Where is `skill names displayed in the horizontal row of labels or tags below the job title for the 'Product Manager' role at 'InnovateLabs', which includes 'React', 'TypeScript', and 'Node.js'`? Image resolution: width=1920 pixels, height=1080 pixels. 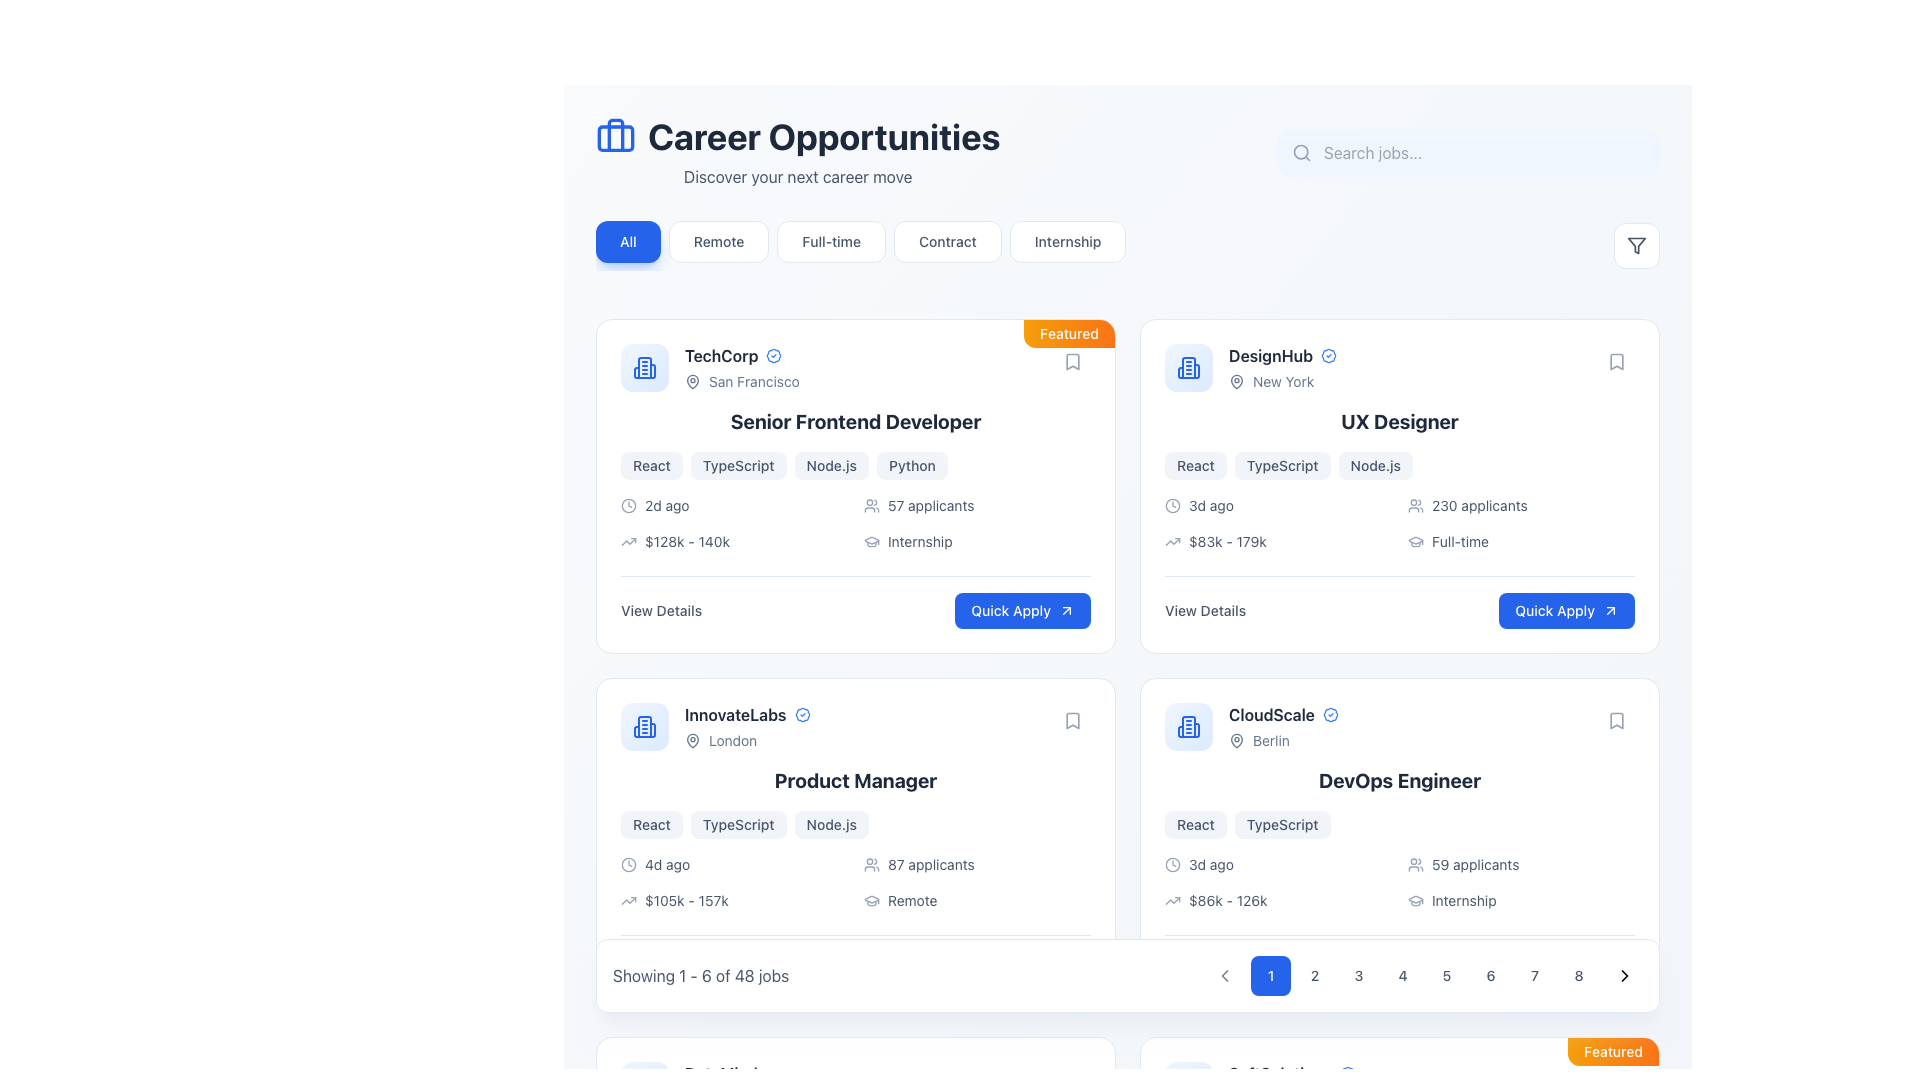
skill names displayed in the horizontal row of labels or tags below the job title for the 'Product Manager' role at 'InnovateLabs', which includes 'React', 'TypeScript', and 'Node.js' is located at coordinates (855, 825).